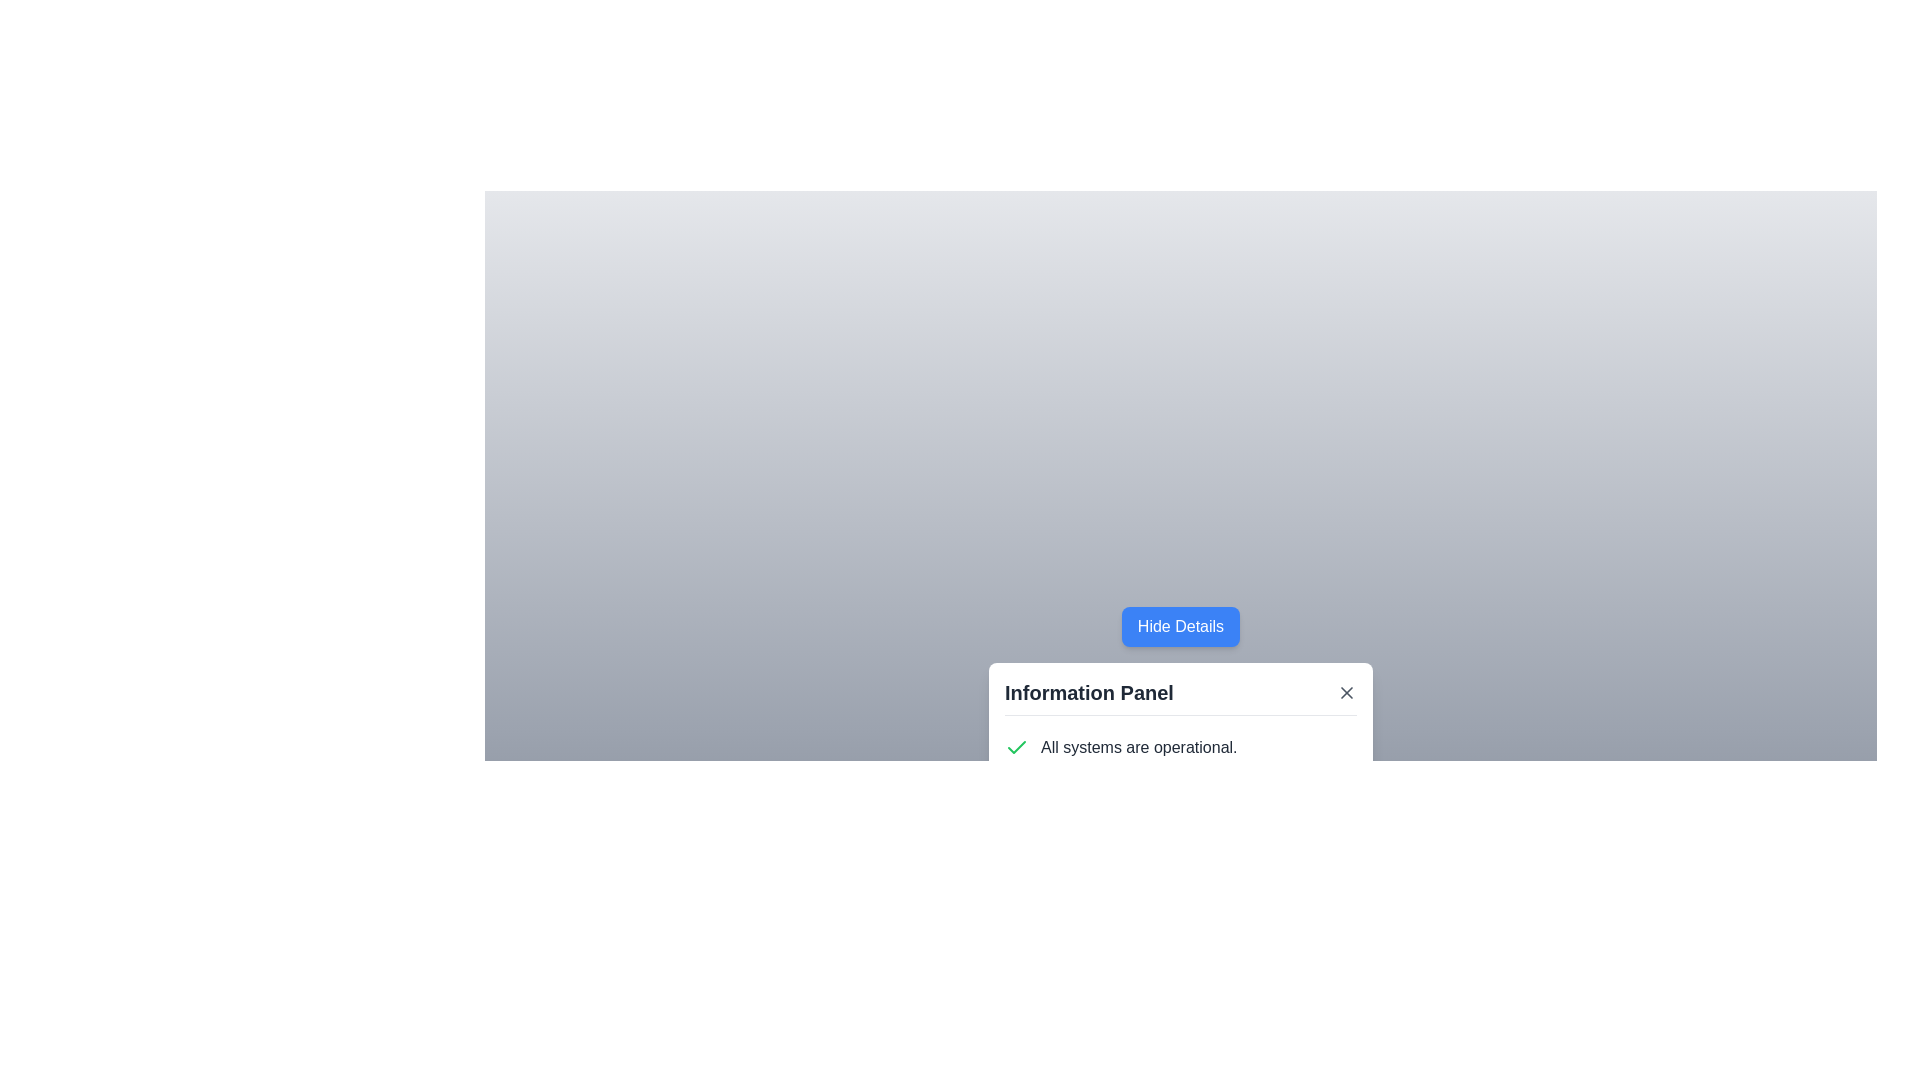 The image size is (1920, 1080). What do you see at coordinates (1347, 690) in the screenshot?
I see `the close button icon, which is a small 'X' icon located on the far right side of the Information Panel, to change its color to red` at bounding box center [1347, 690].